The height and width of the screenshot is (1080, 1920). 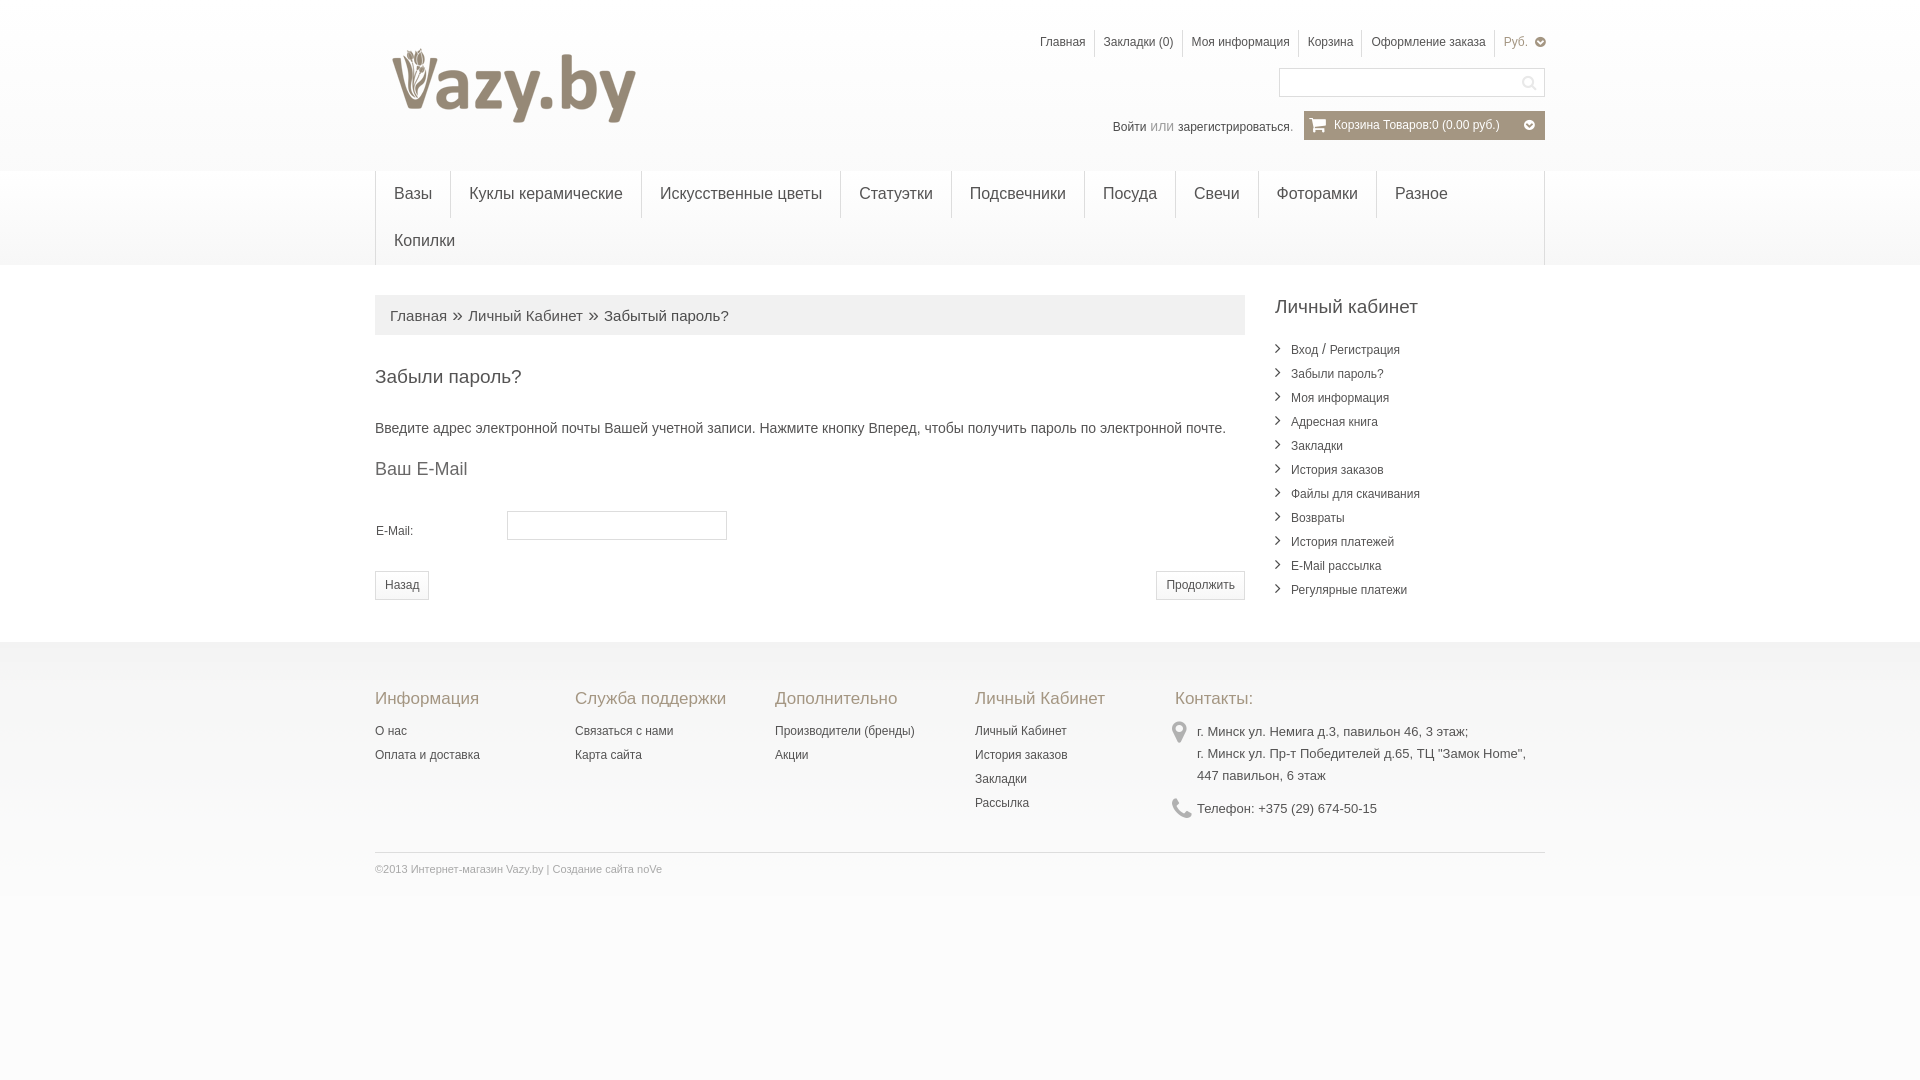 What do you see at coordinates (374, 84) in the screenshot?
I see `'Vazy.by'` at bounding box center [374, 84].